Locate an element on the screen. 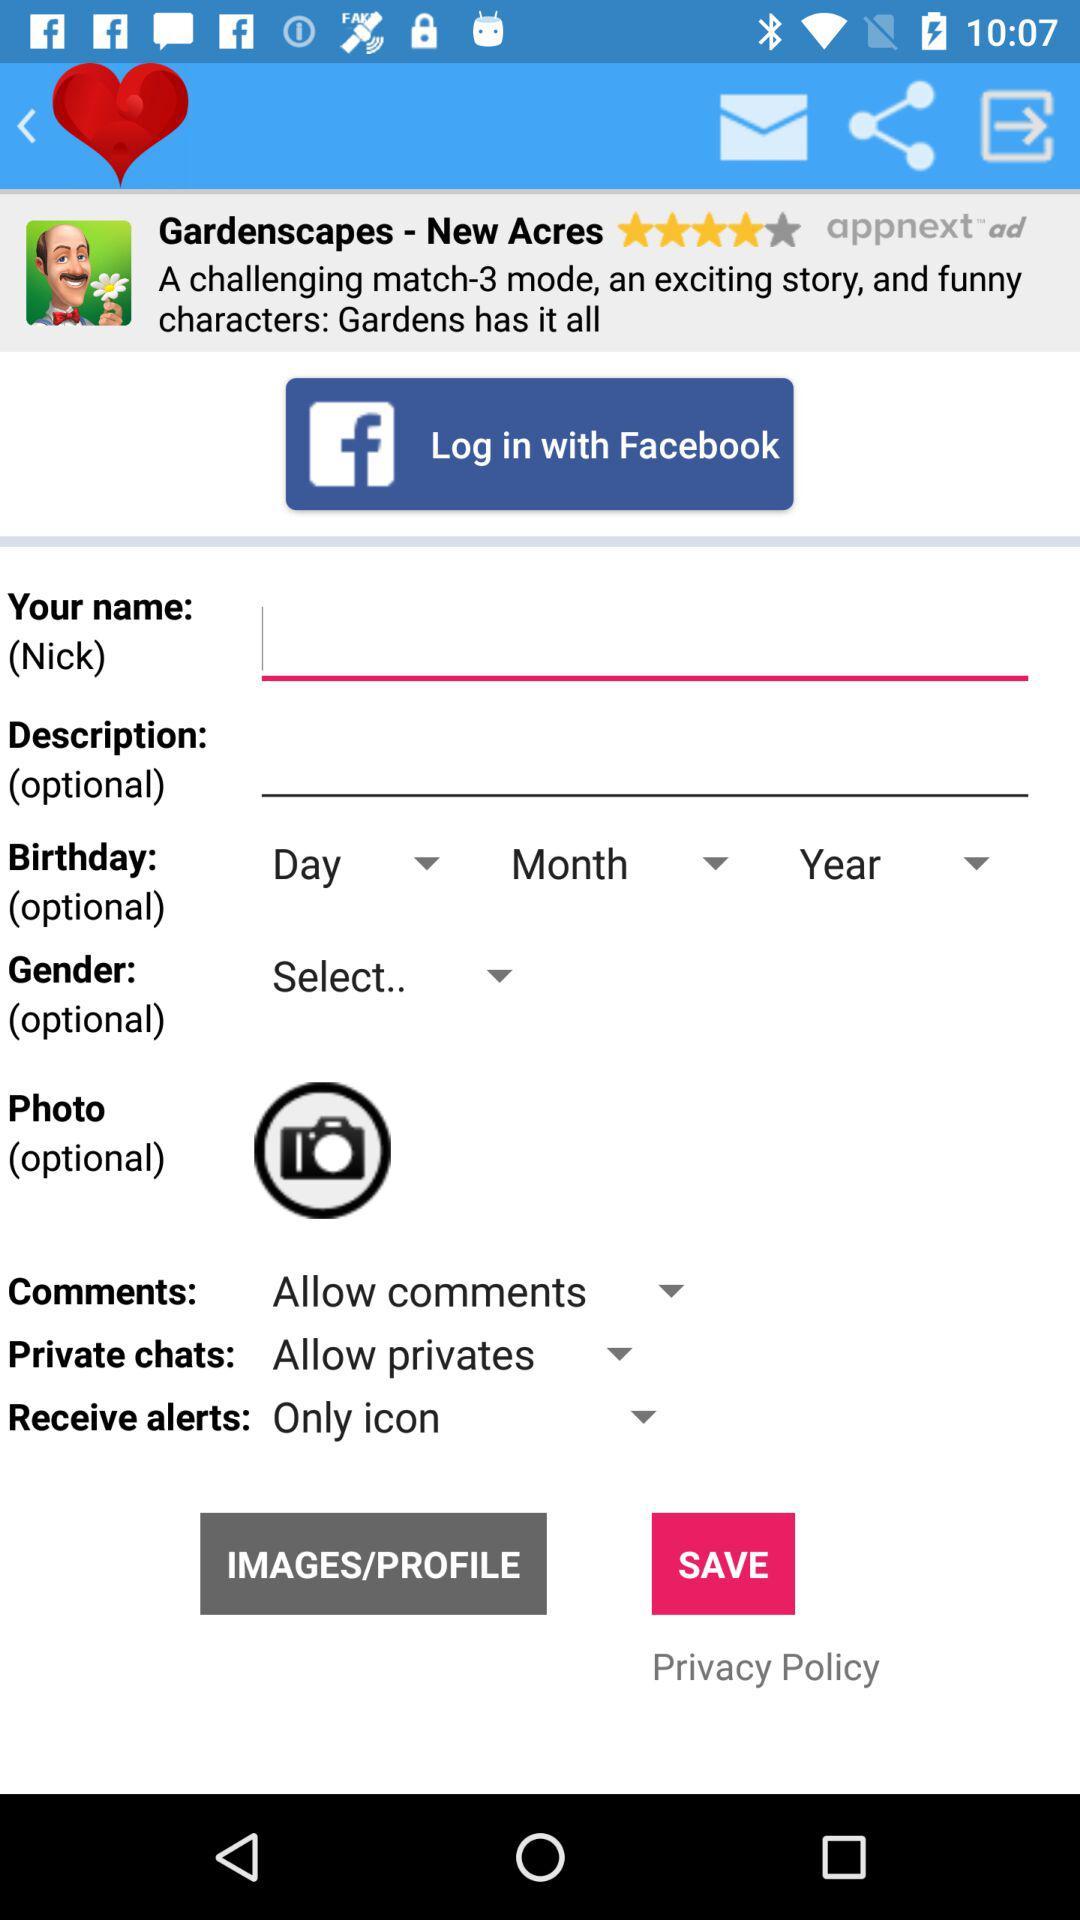 The height and width of the screenshot is (1920, 1080). a photo is located at coordinates (321, 1150).